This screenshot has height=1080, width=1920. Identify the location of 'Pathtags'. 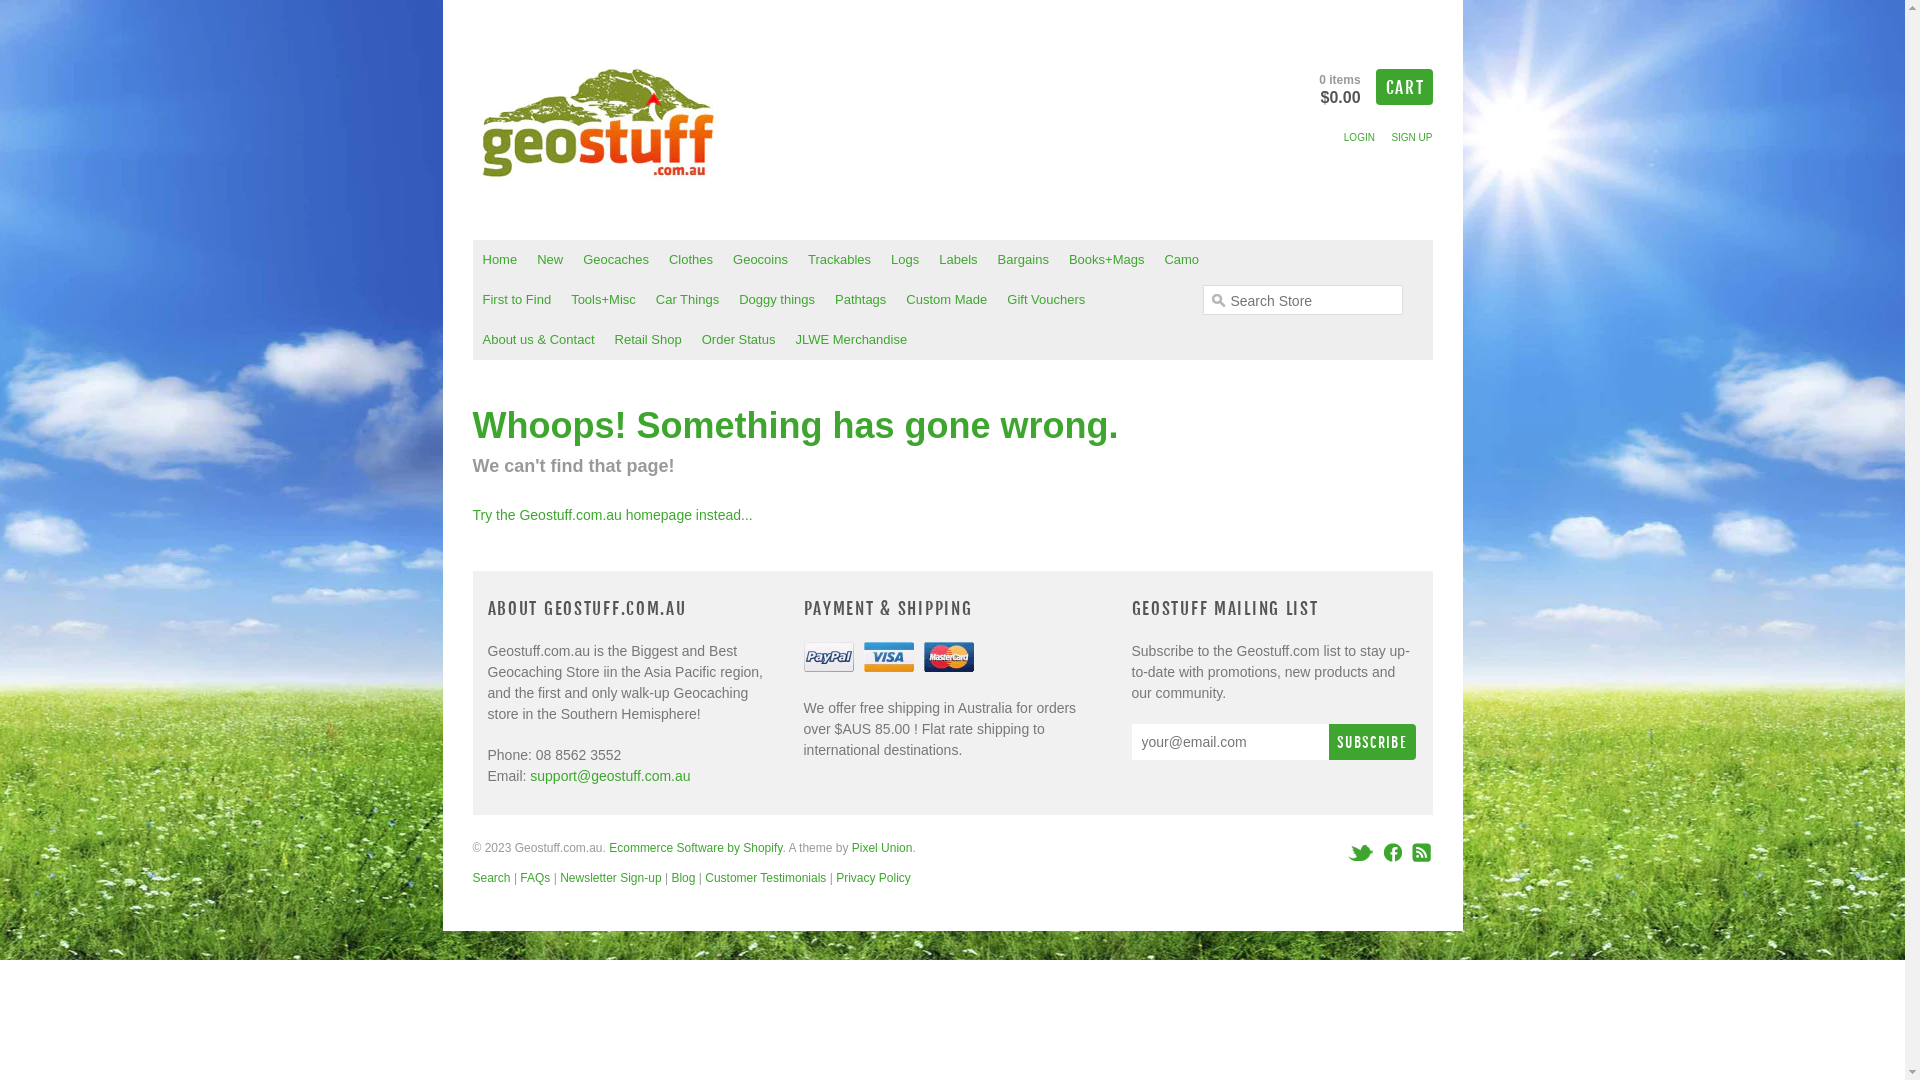
(860, 300).